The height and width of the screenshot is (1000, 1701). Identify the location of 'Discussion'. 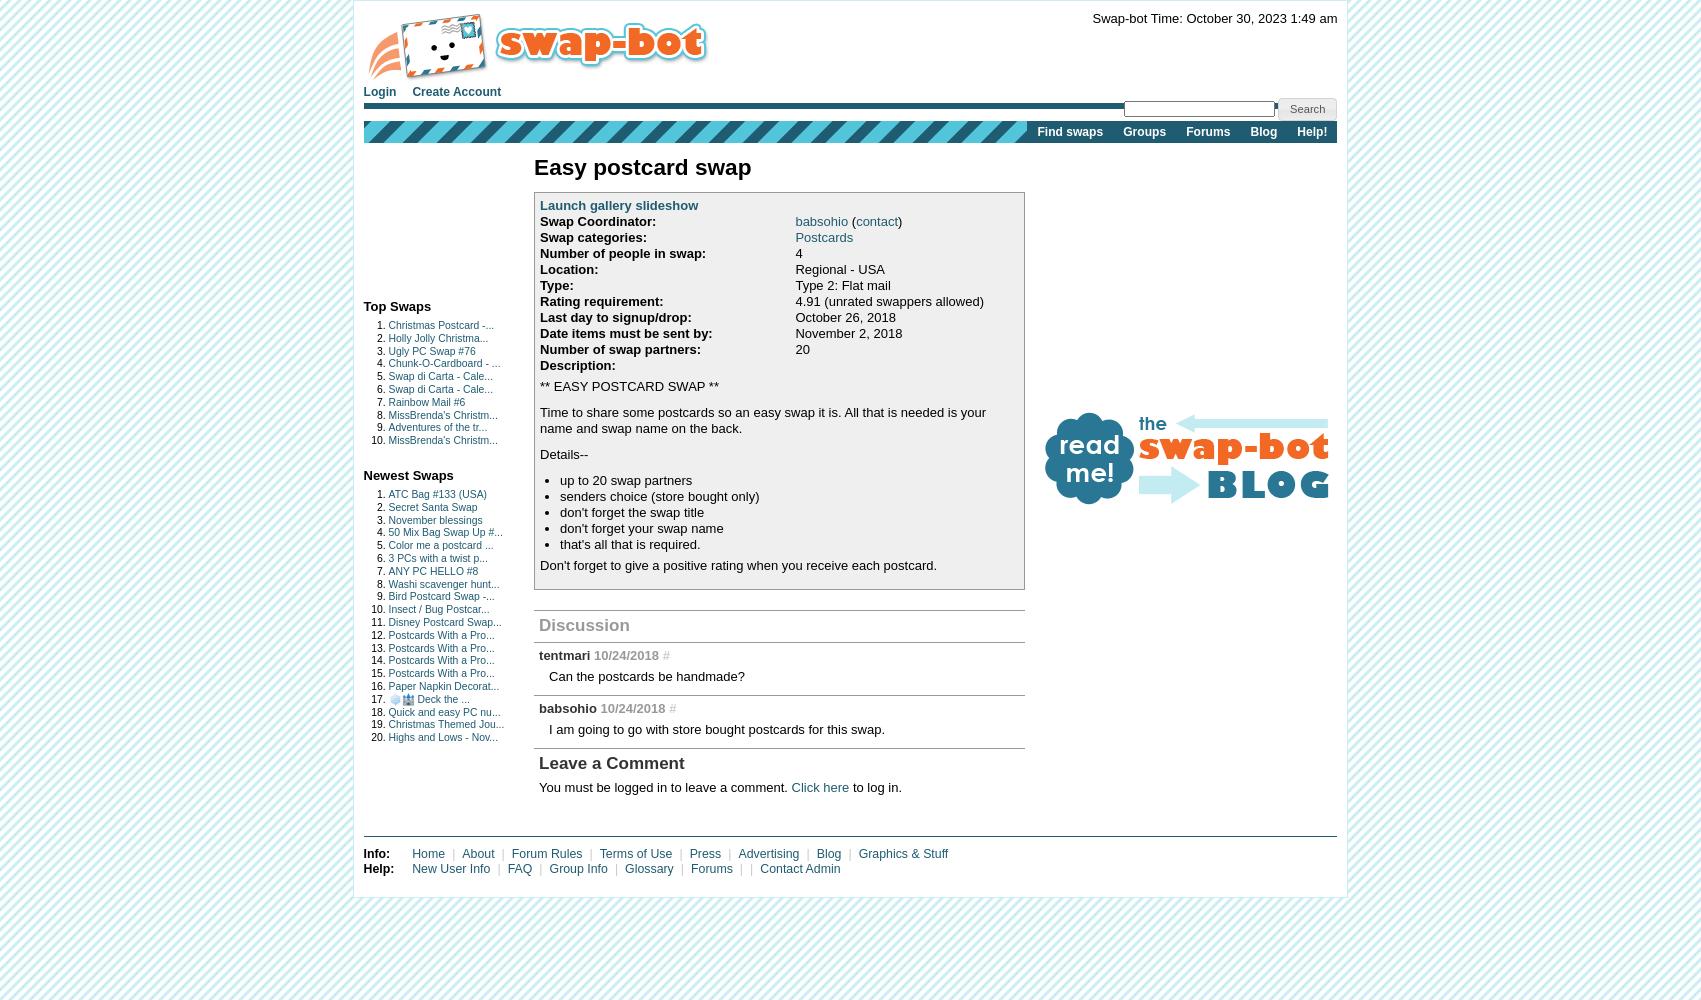
(583, 623).